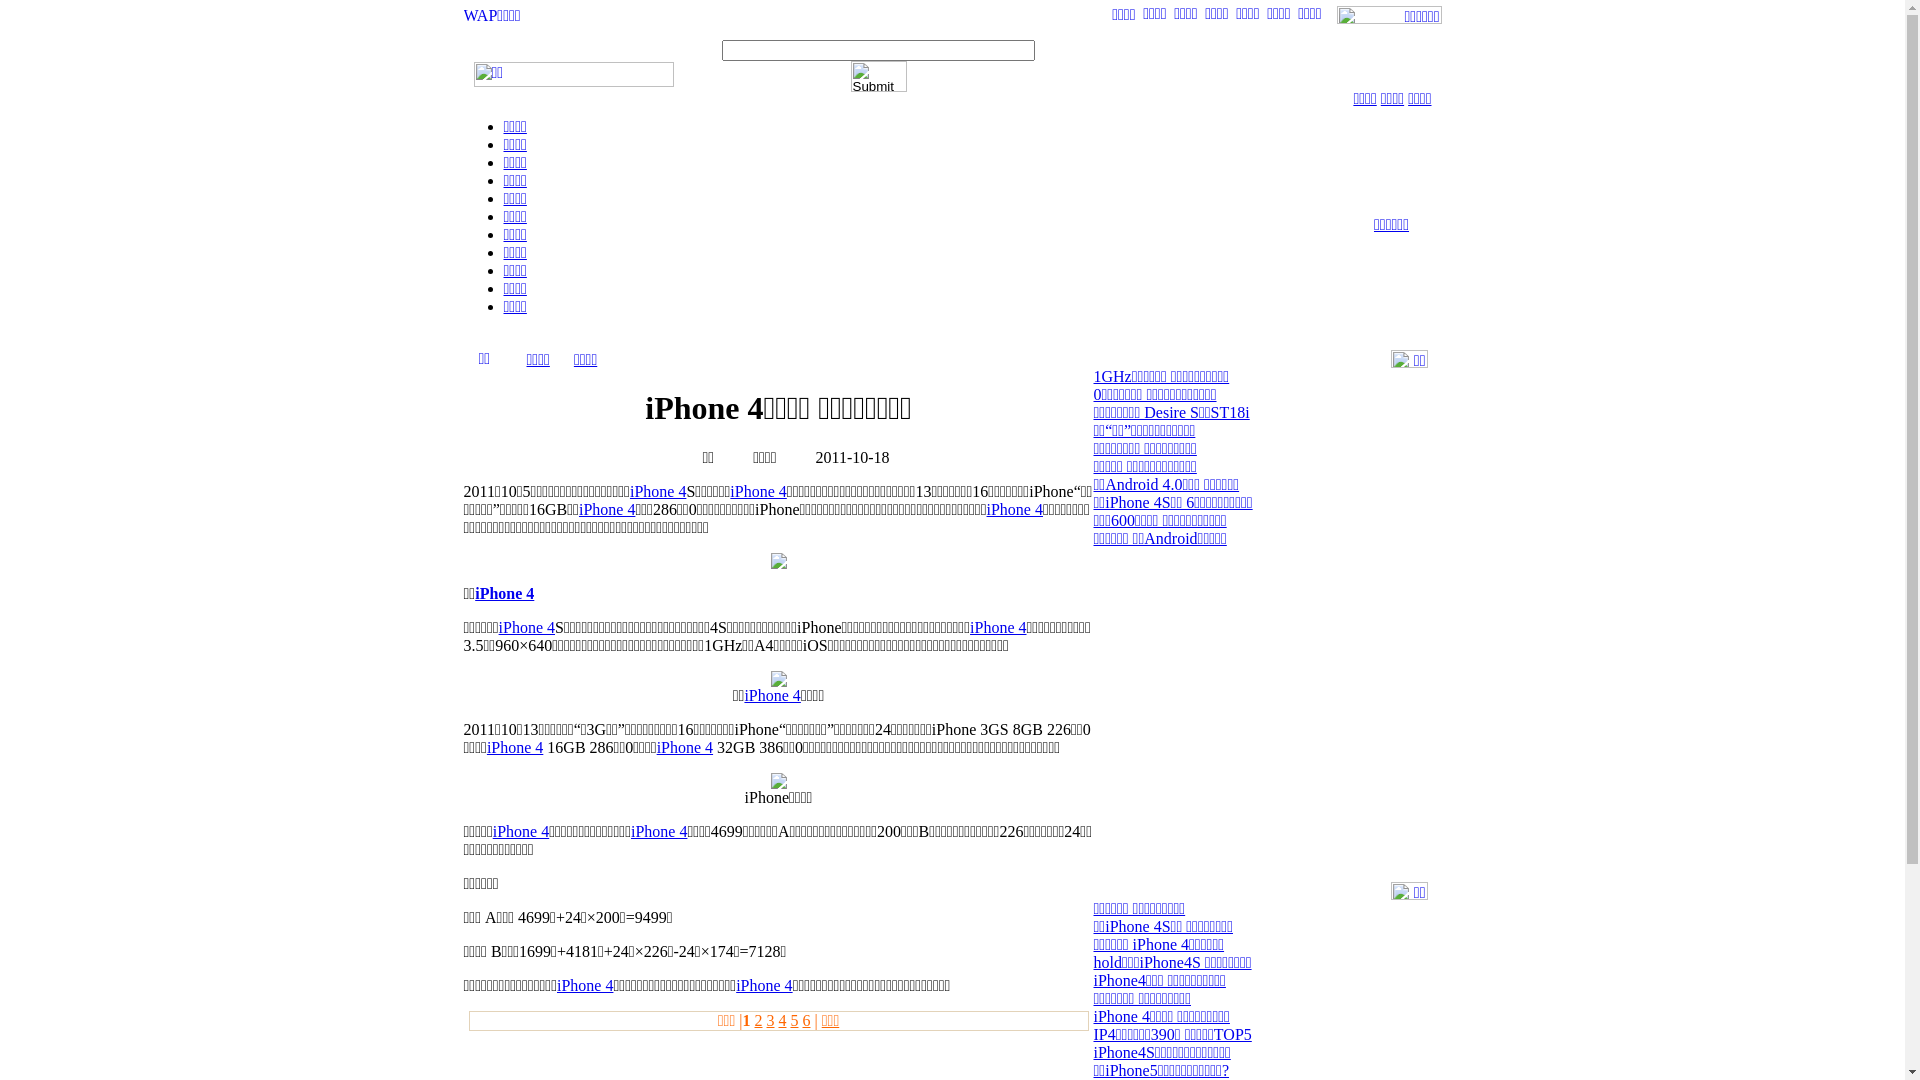 The image size is (1920, 1080). Describe the element at coordinates (781, 1020) in the screenshot. I see `'4'` at that location.